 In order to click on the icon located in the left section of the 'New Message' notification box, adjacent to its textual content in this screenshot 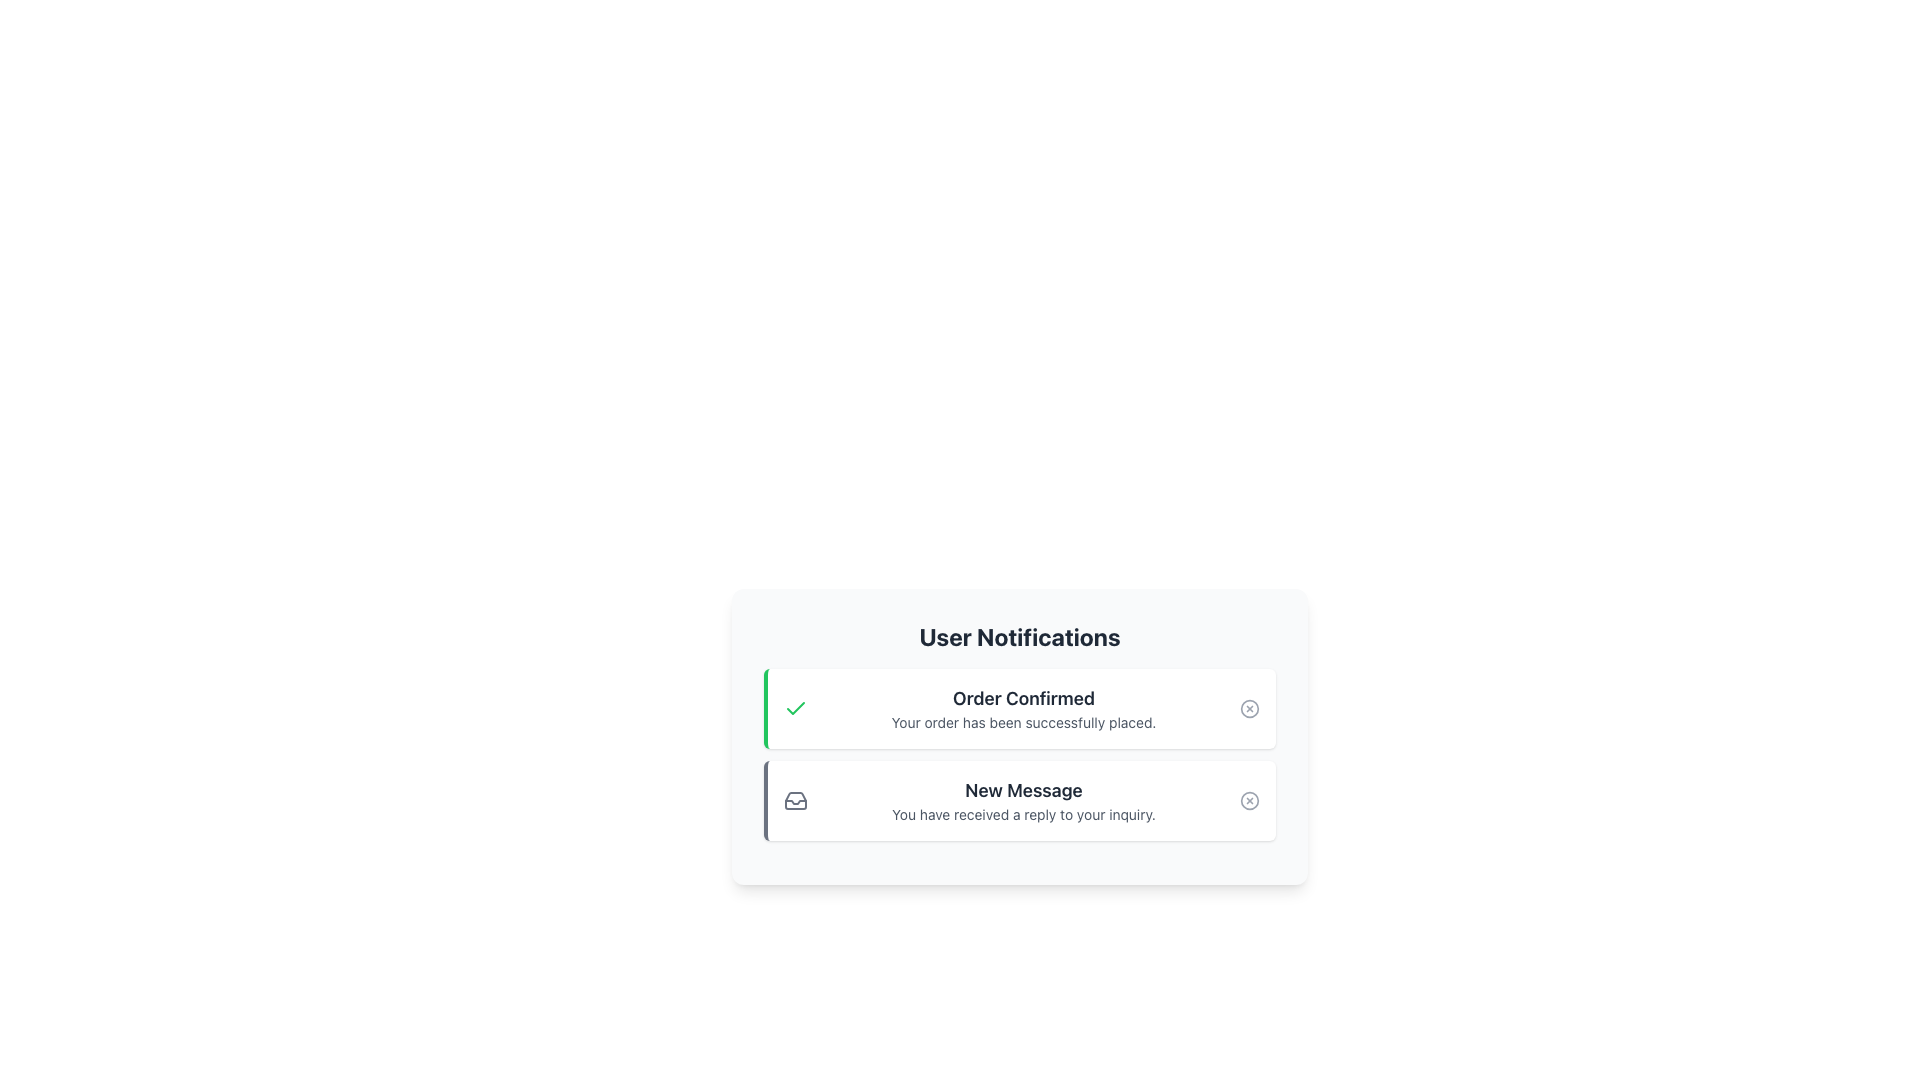, I will do `click(795, 800)`.